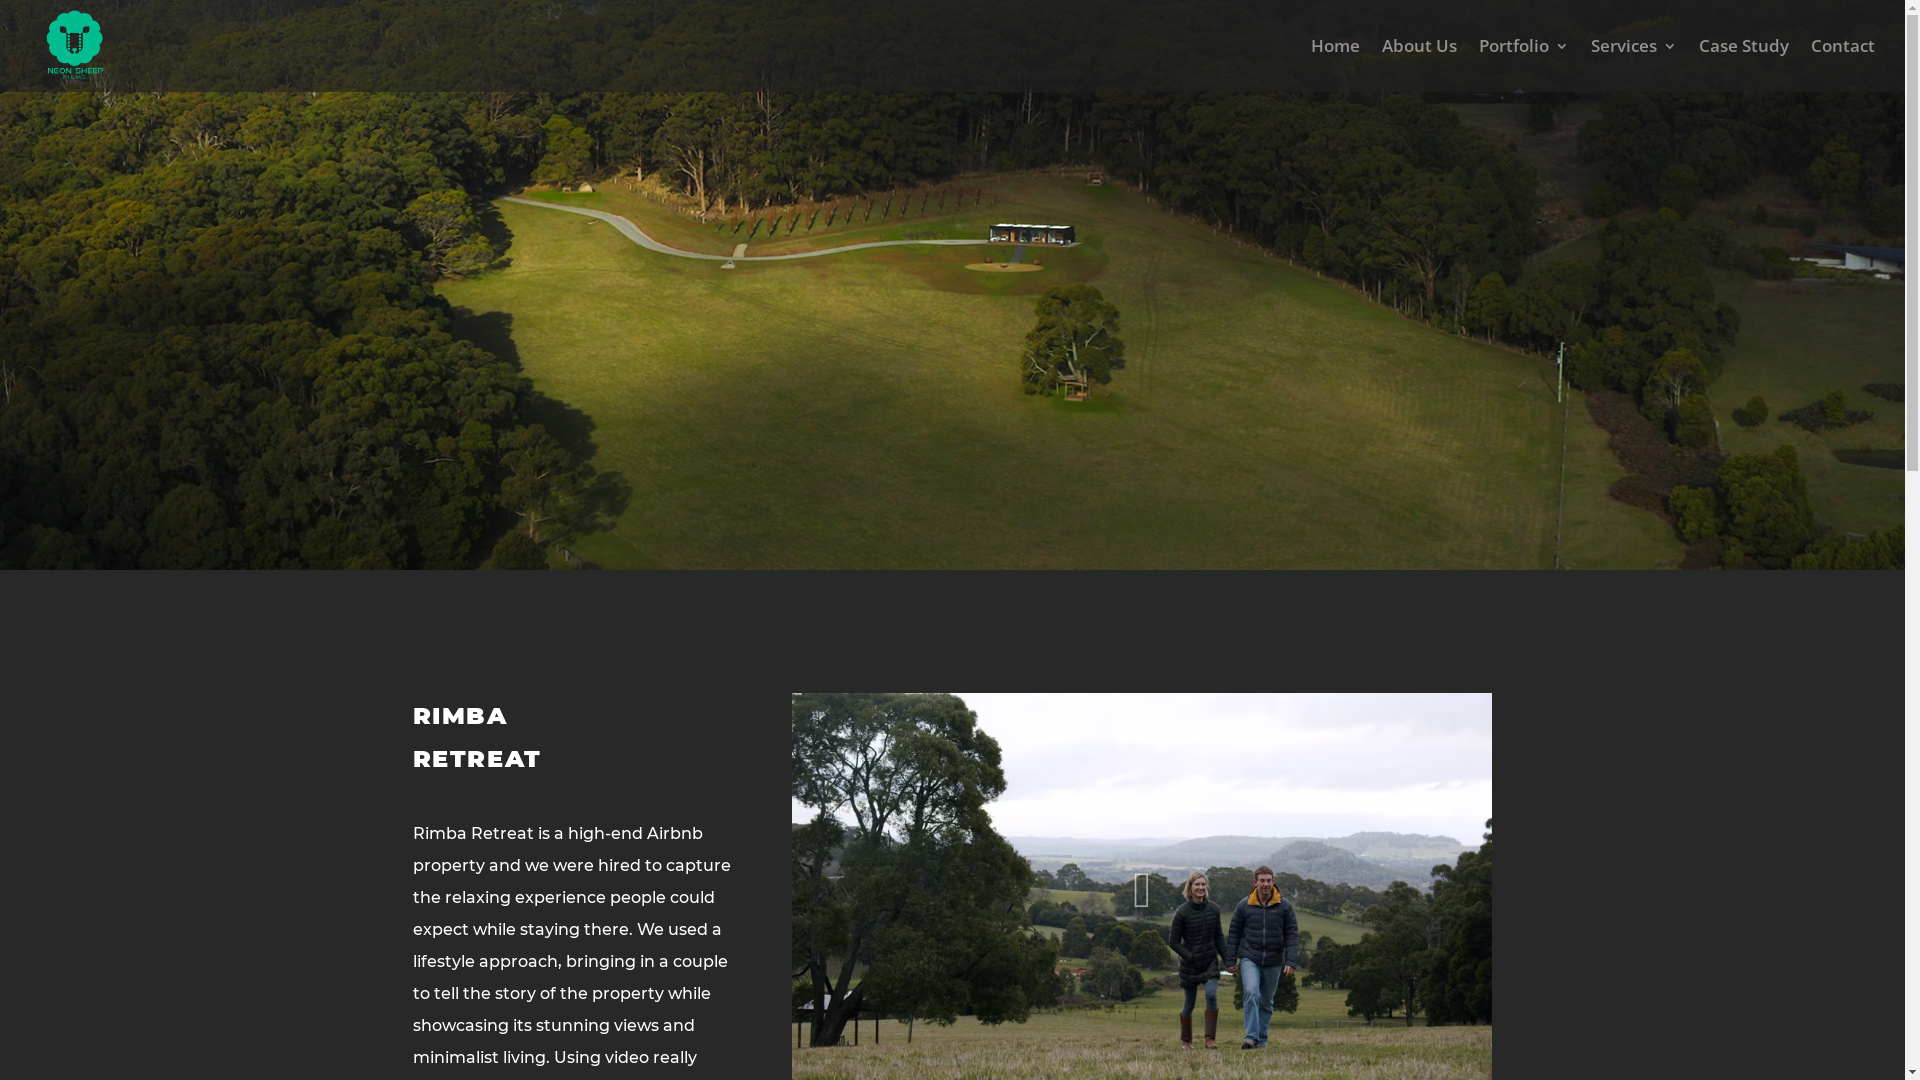 The width and height of the screenshot is (1920, 1080). I want to click on 'About Us', so click(1418, 64).